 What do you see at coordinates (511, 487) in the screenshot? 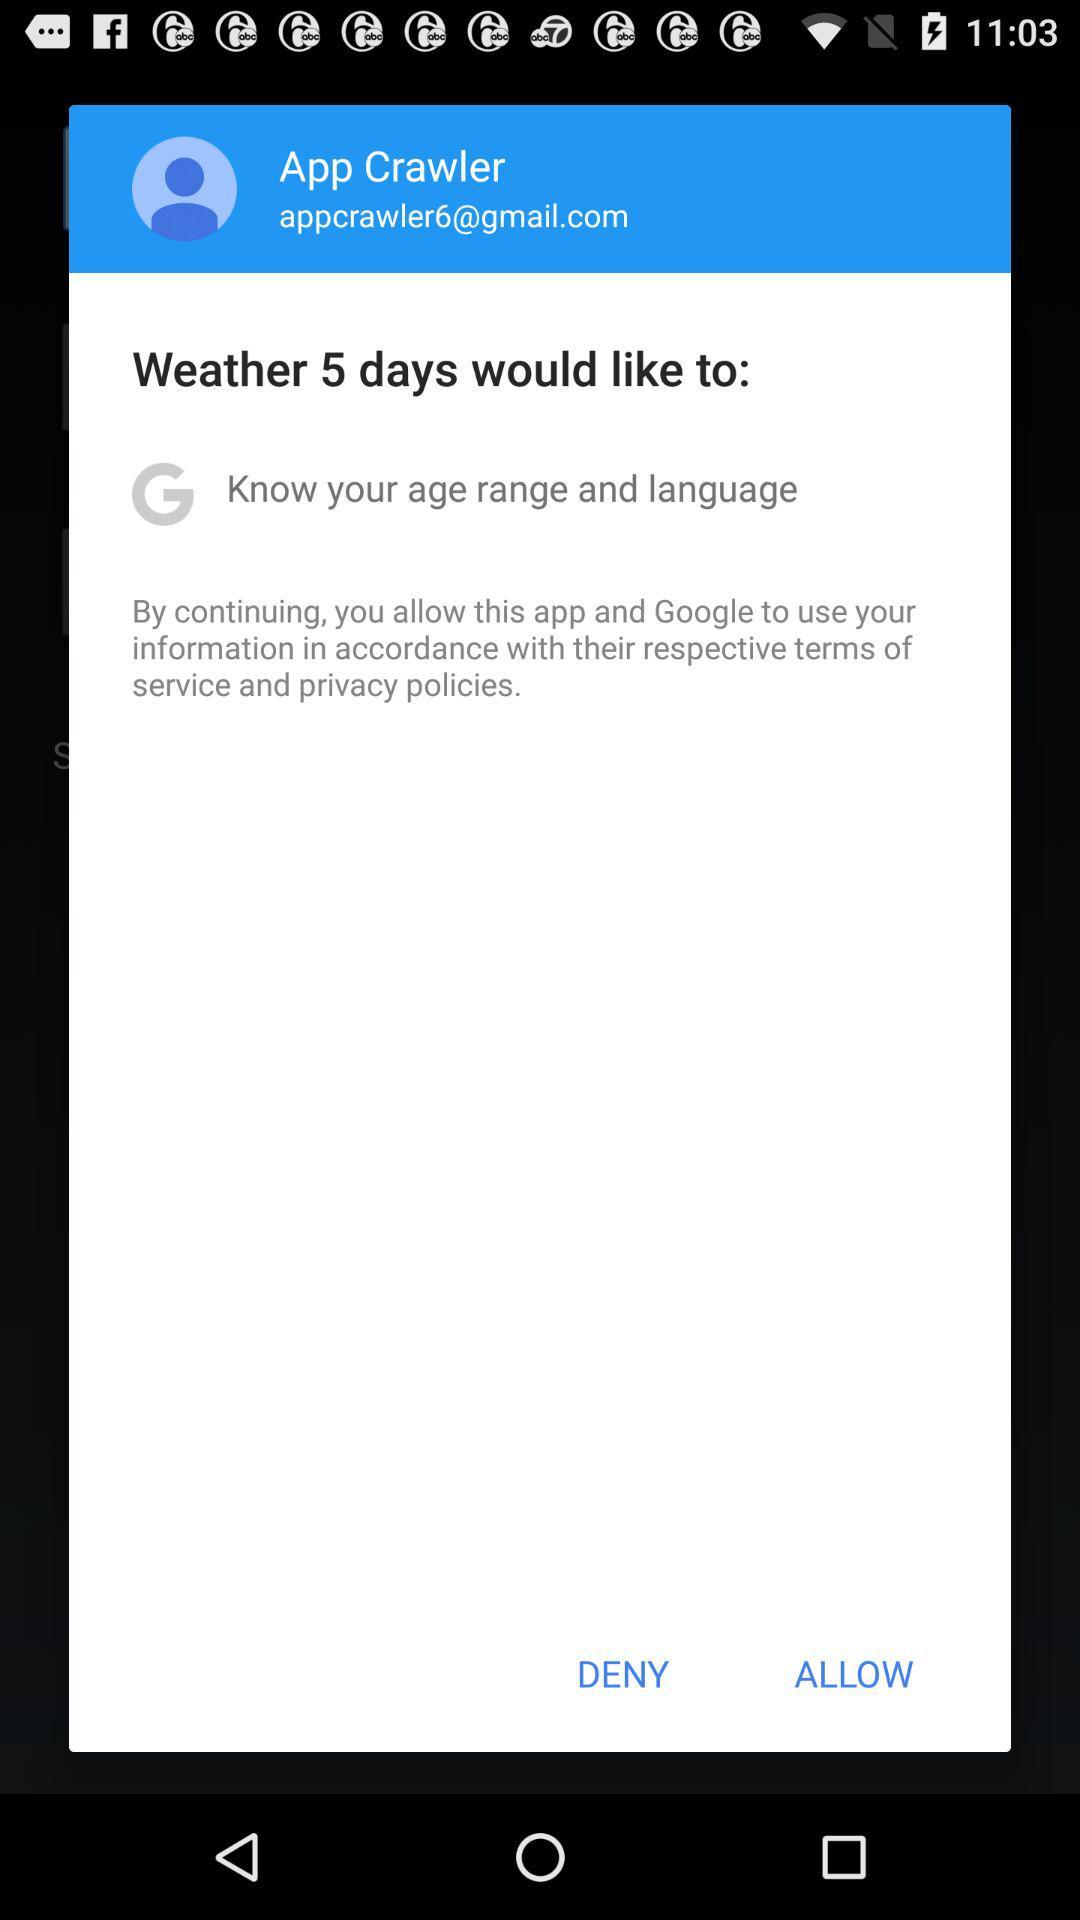
I see `the know your age item` at bounding box center [511, 487].